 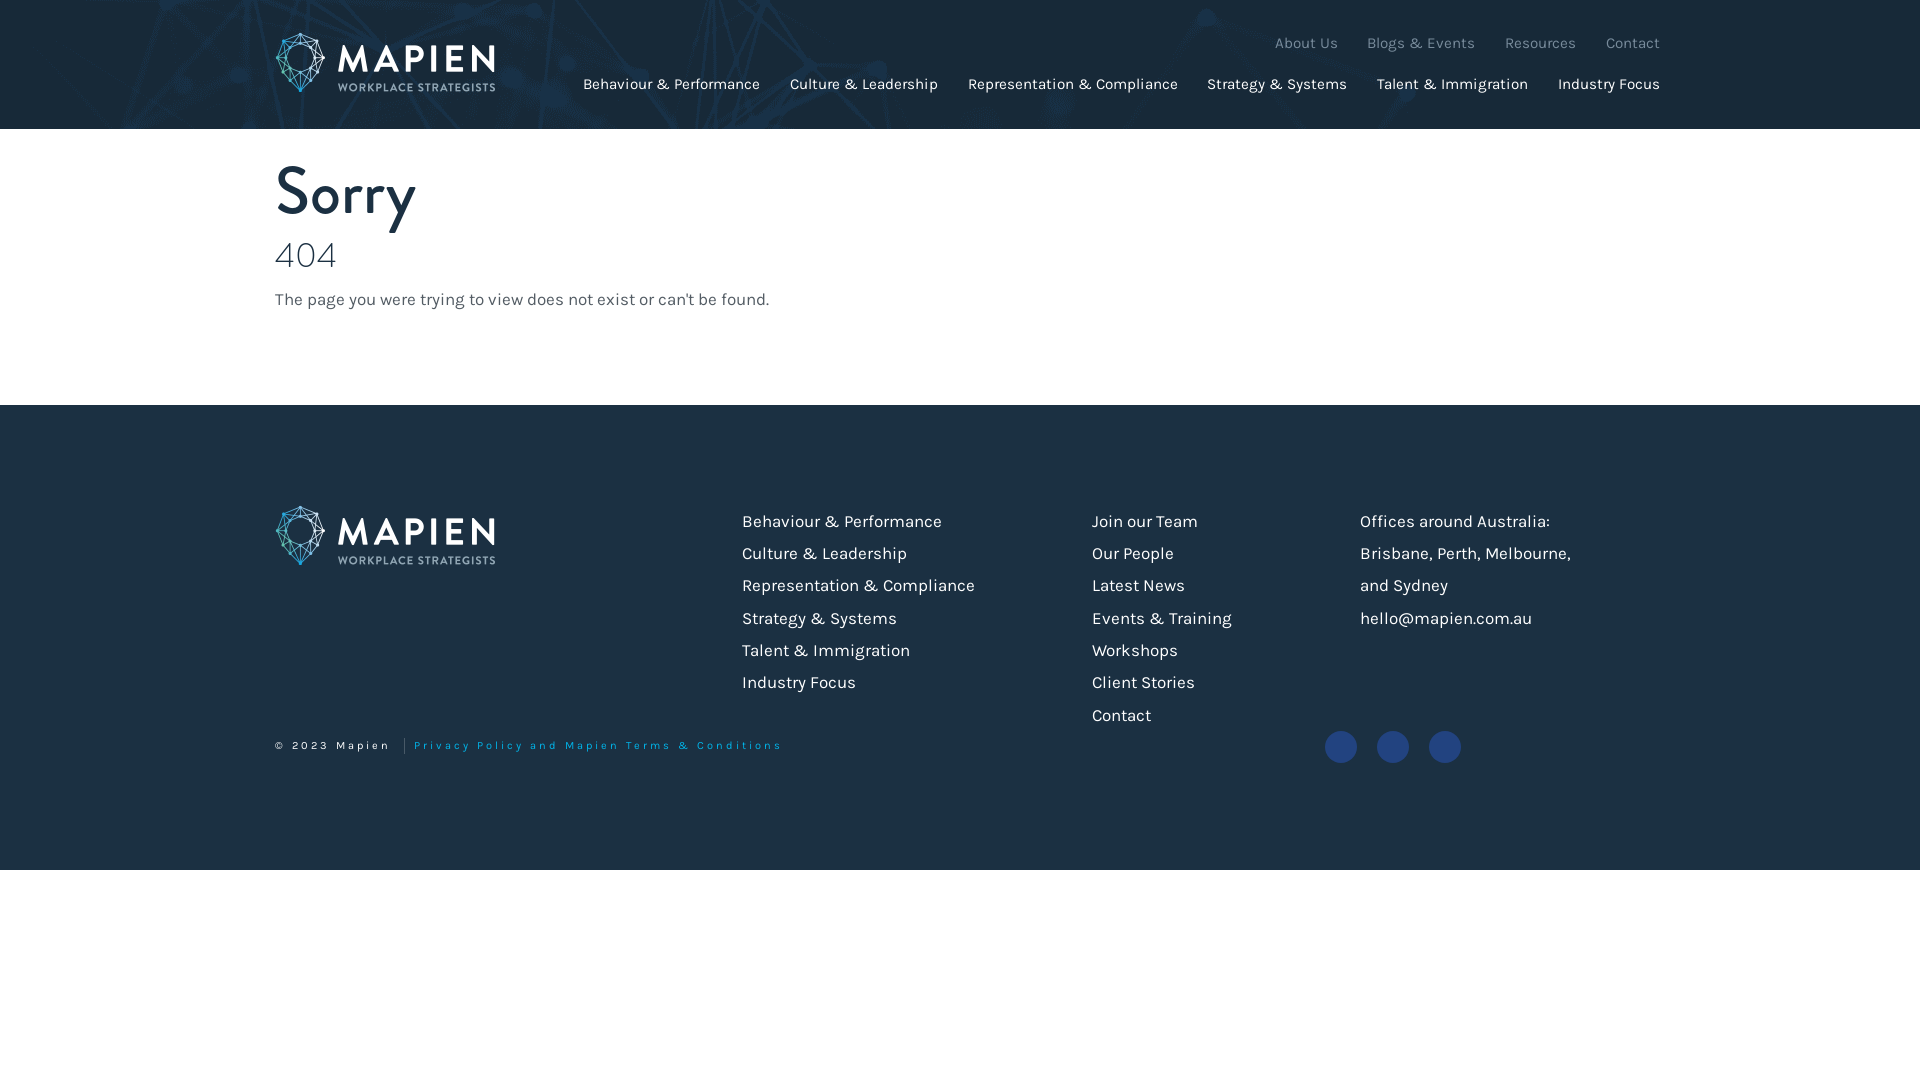 I want to click on 'Representation & Compliance', so click(x=968, y=82).